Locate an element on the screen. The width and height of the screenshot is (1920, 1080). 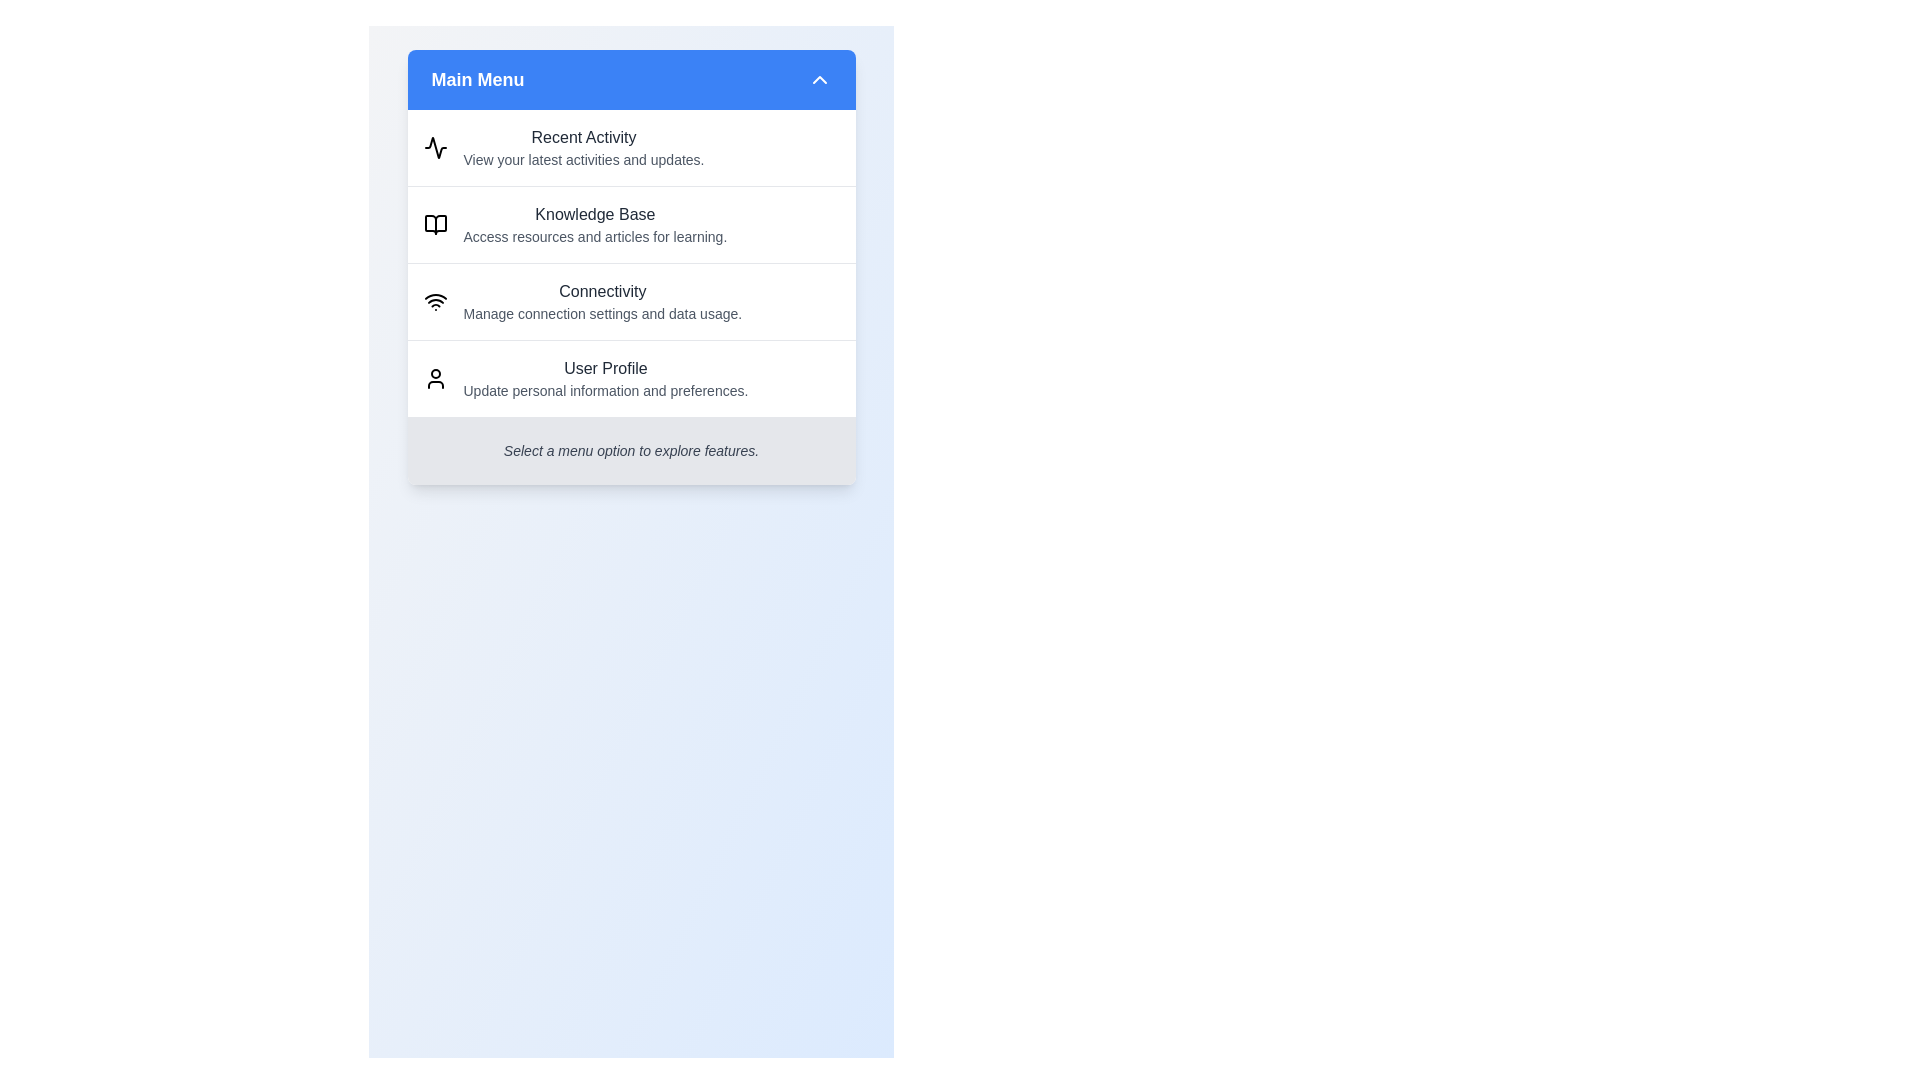
the menu item User Profile by clicking on it is located at coordinates (630, 378).